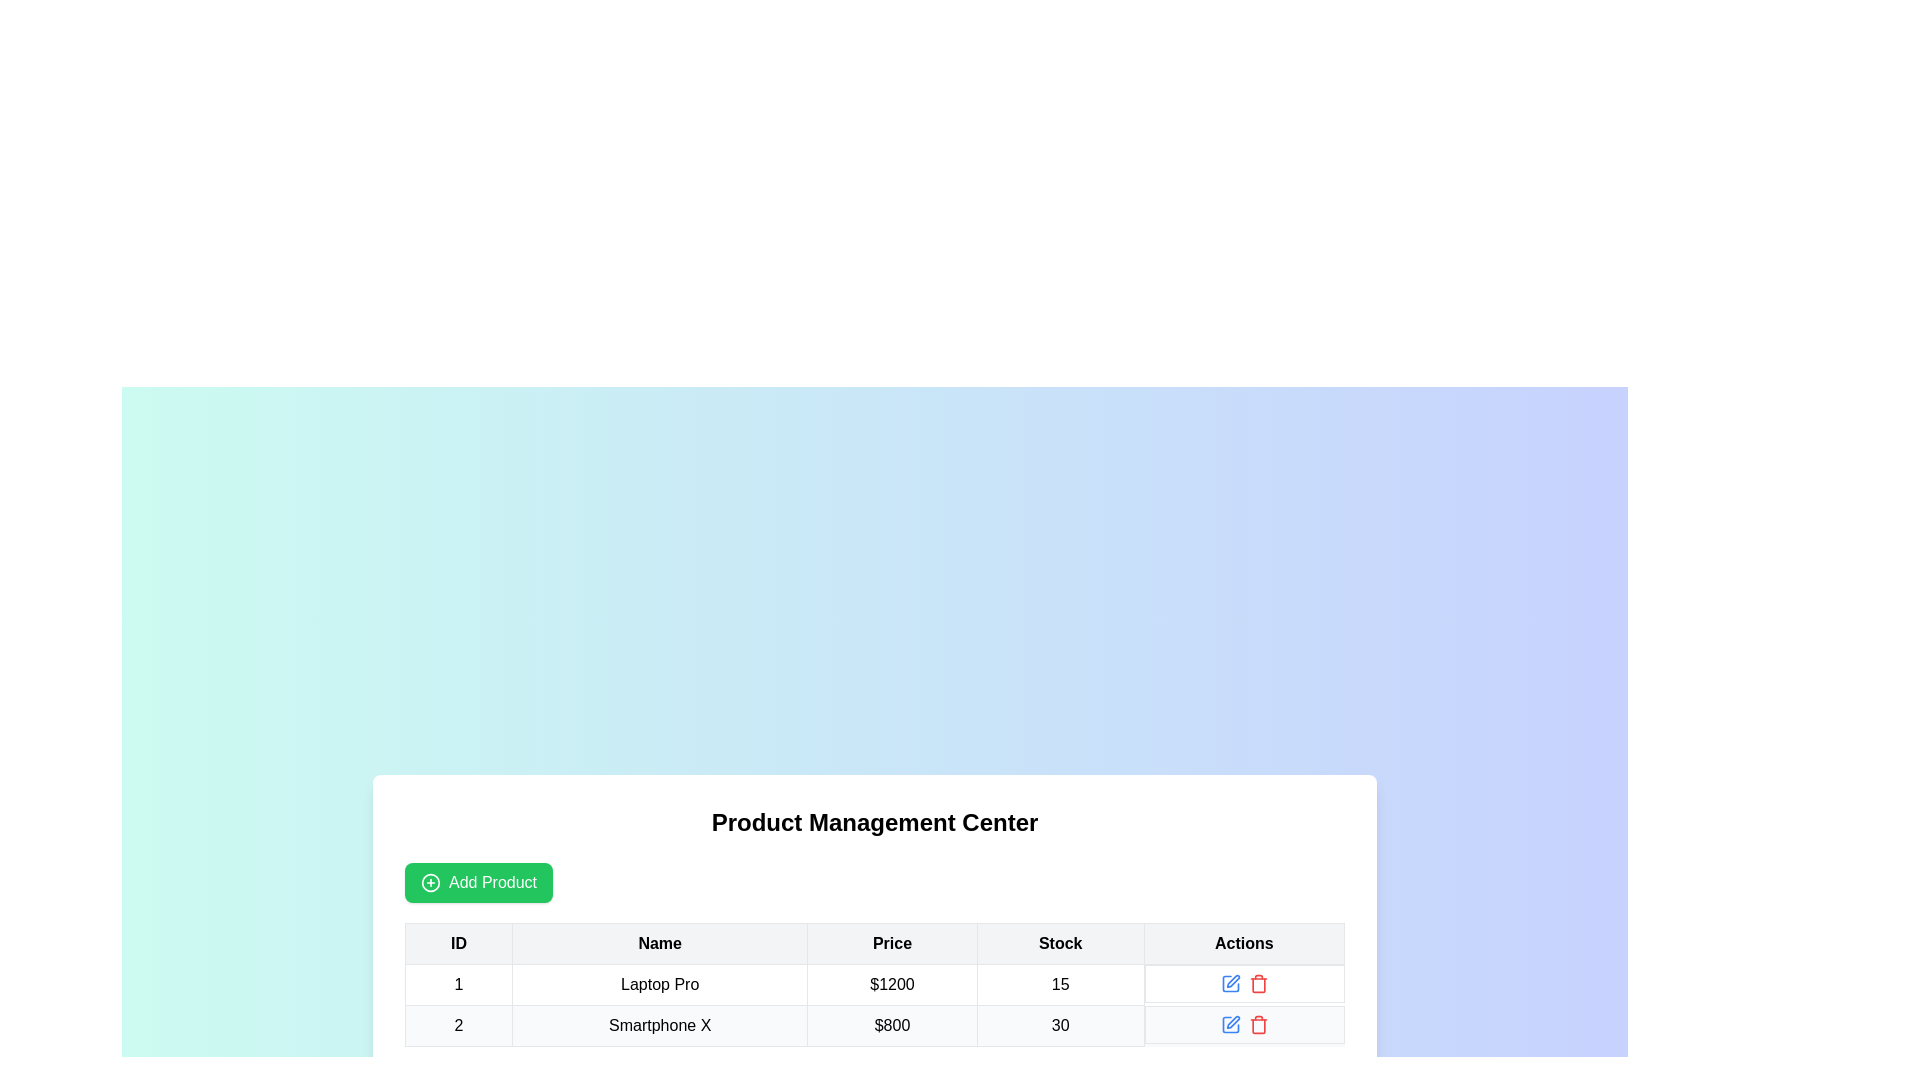 The height and width of the screenshot is (1080, 1920). Describe the element at coordinates (660, 983) in the screenshot. I see `the table cell displaying the name 'Laptop Pro' in the 'Name' column of the product management table` at that location.